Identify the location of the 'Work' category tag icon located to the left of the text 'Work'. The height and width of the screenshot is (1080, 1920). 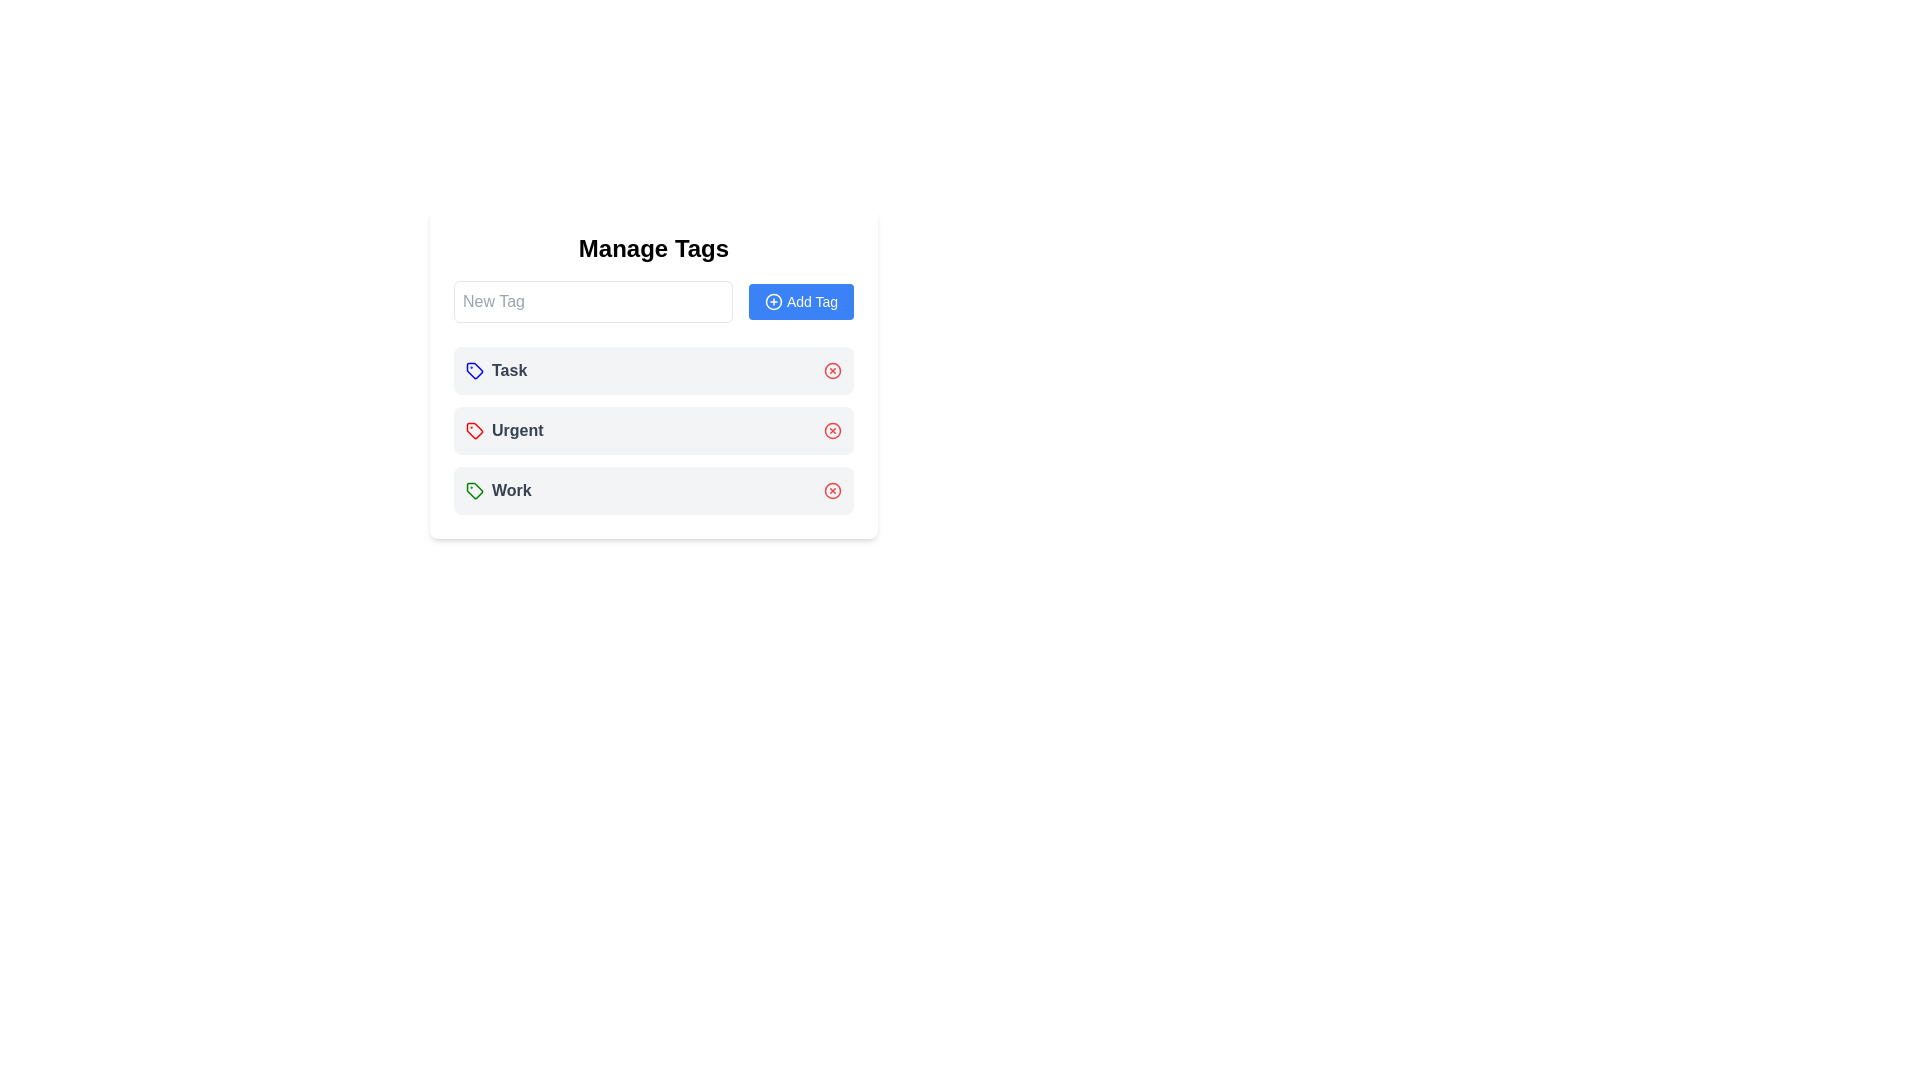
(474, 490).